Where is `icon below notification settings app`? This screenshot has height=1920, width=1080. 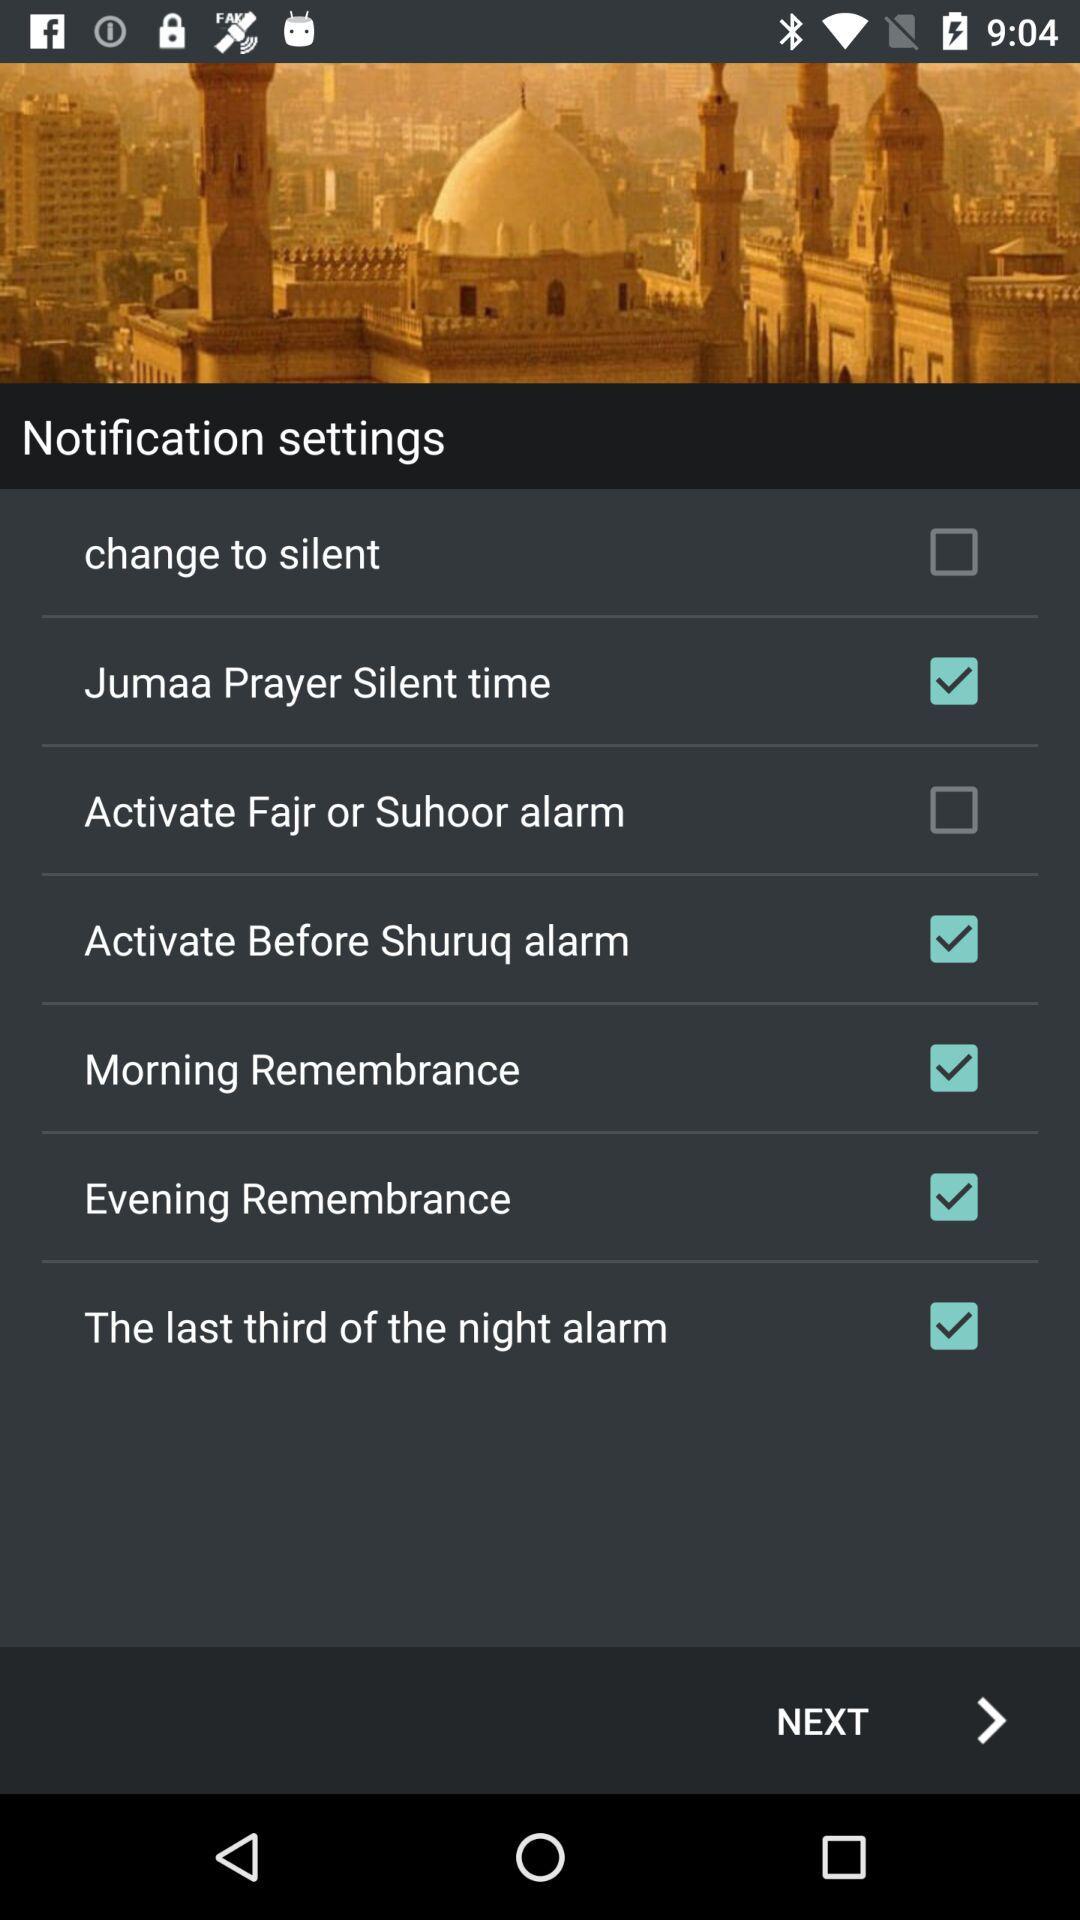
icon below notification settings app is located at coordinates (540, 552).